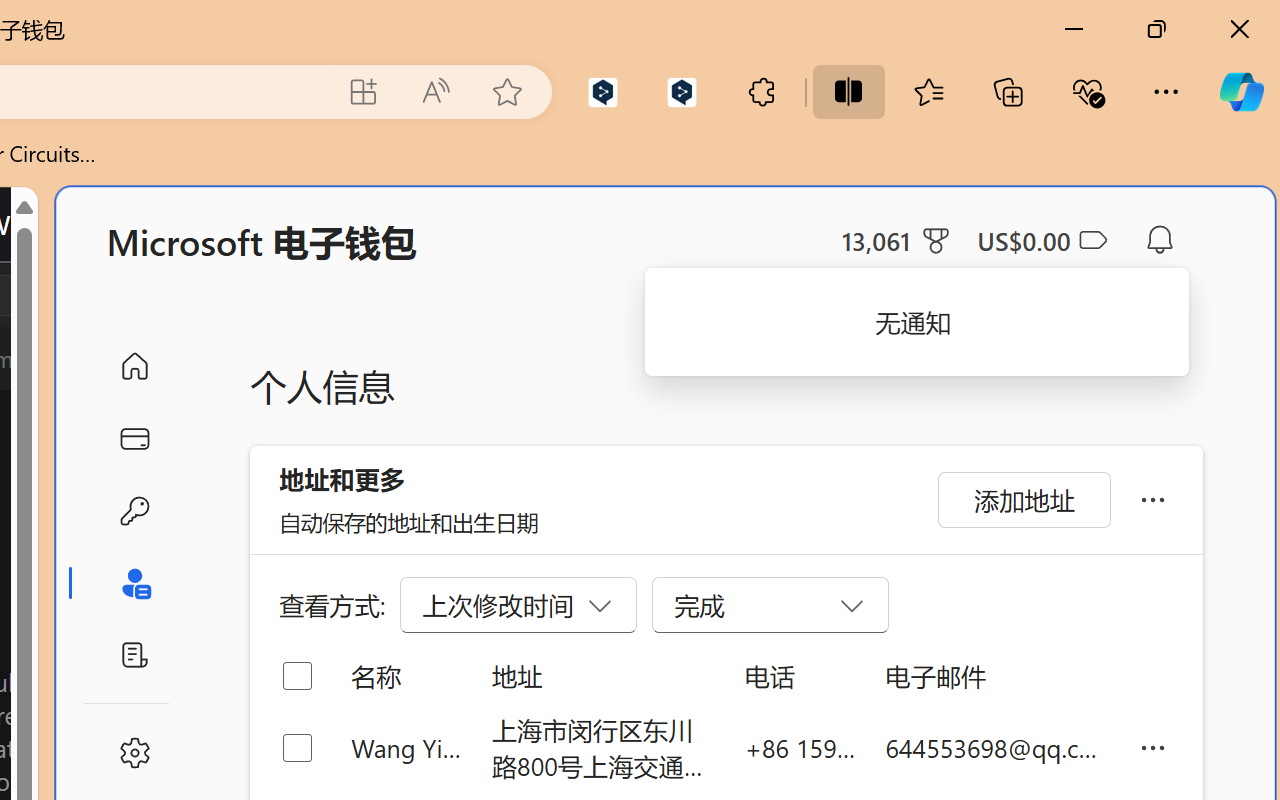 The width and height of the screenshot is (1280, 800). Describe the element at coordinates (405, 747) in the screenshot. I see `'Wang Yian'` at that location.